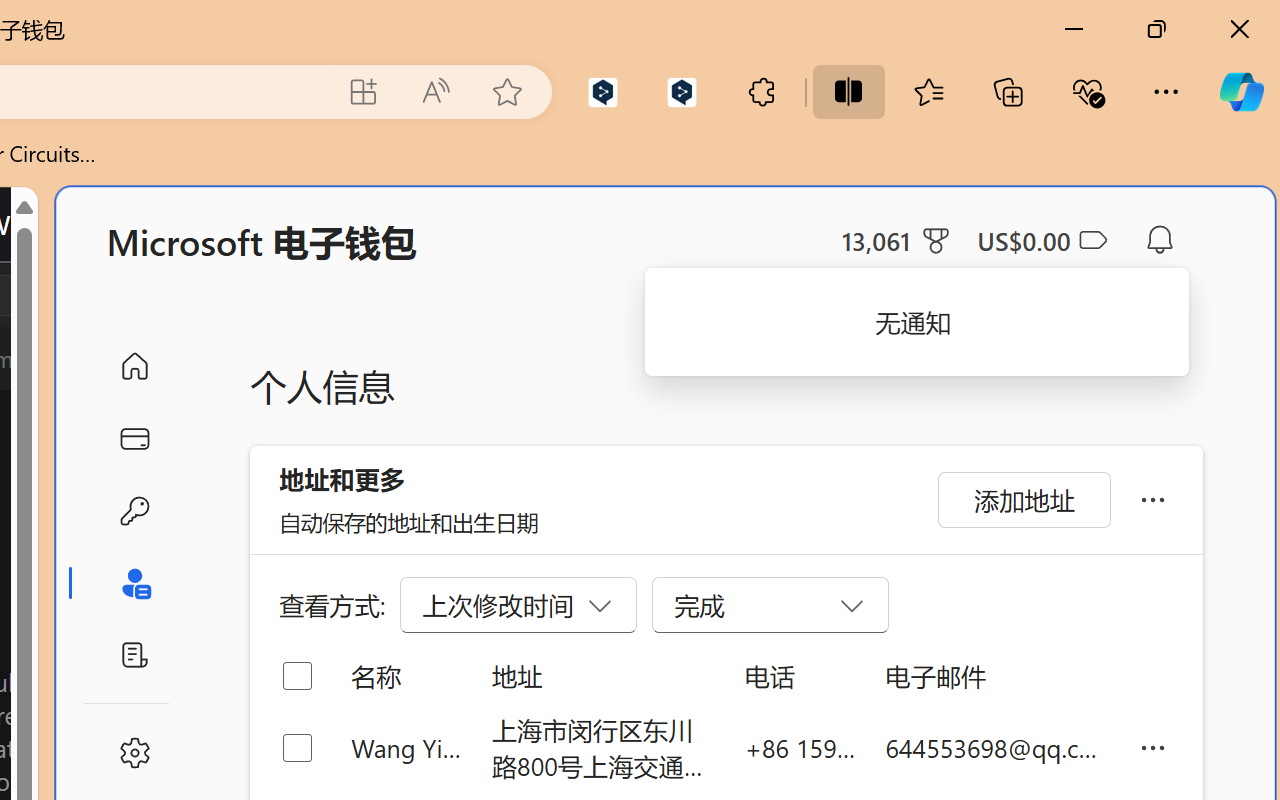 The width and height of the screenshot is (1280, 800). Describe the element at coordinates (405, 747) in the screenshot. I see `'Wang Yian'` at that location.